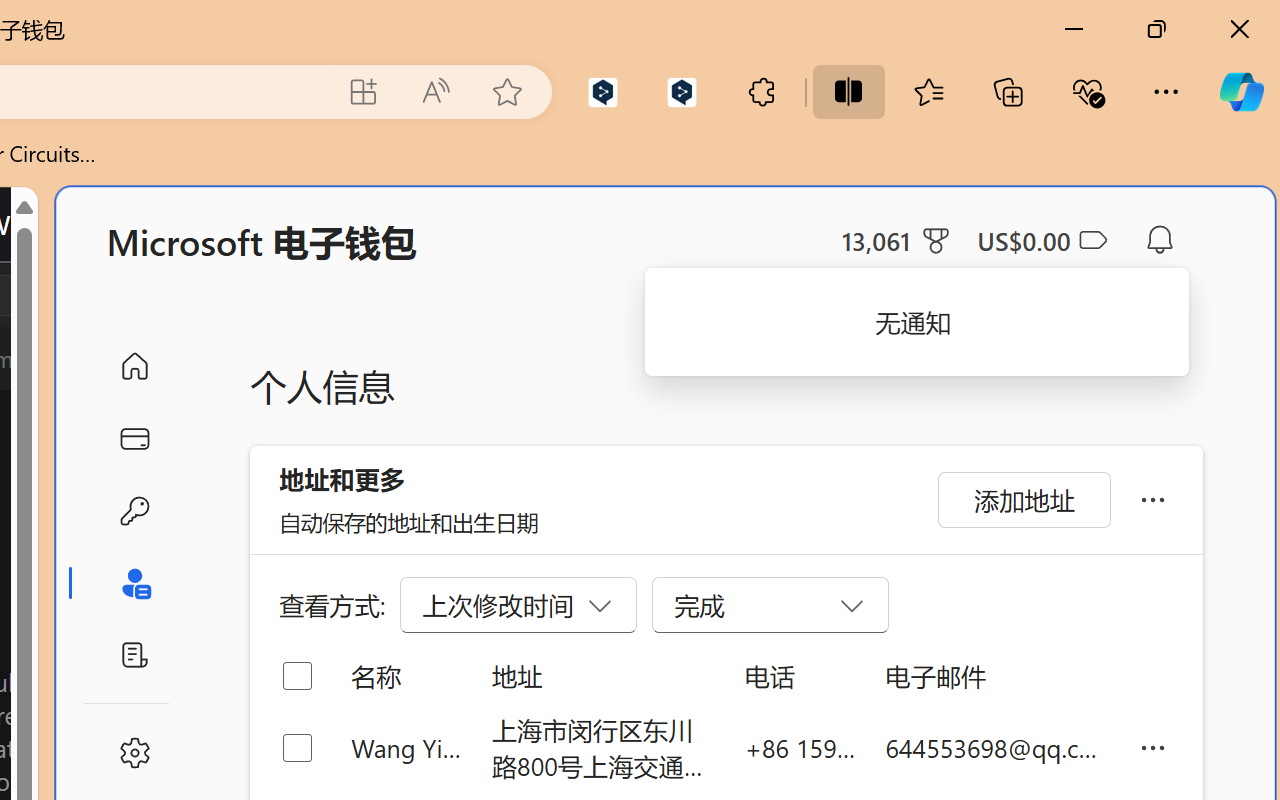 The width and height of the screenshot is (1280, 800). Describe the element at coordinates (405, 747) in the screenshot. I see `'Wang Yian'` at that location.